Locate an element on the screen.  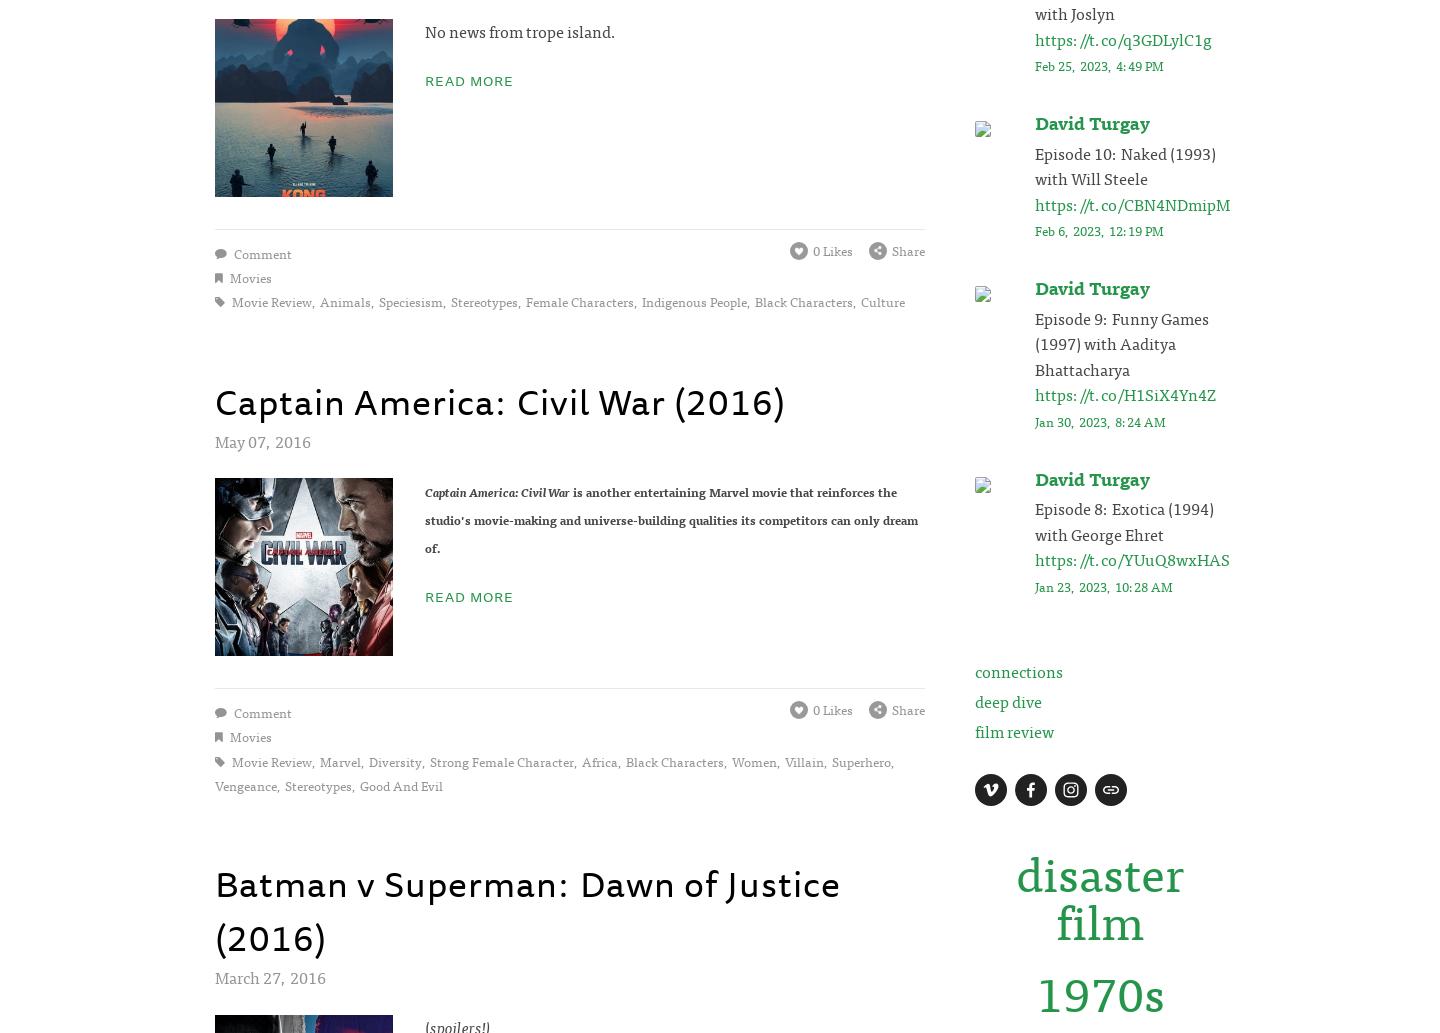
'1970s' is located at coordinates (1098, 990).